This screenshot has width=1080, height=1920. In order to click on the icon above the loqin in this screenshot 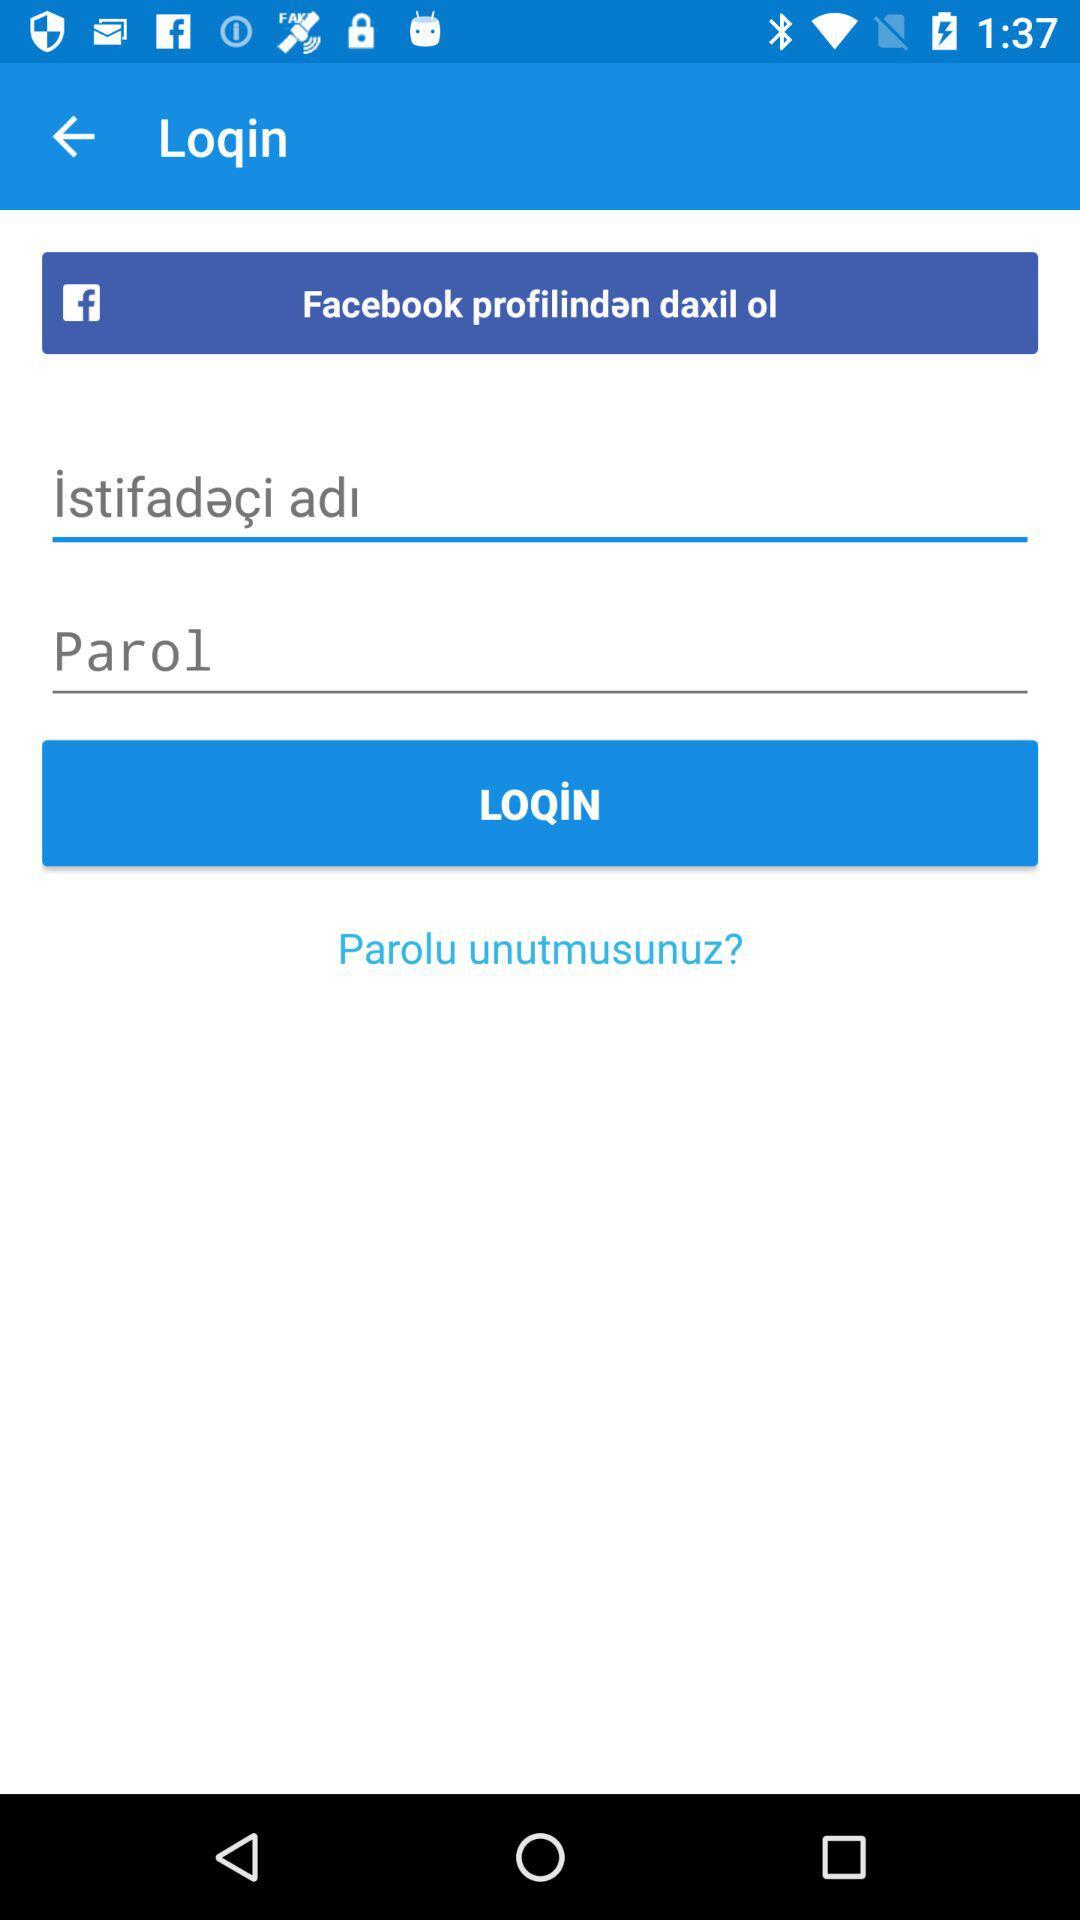, I will do `click(540, 650)`.